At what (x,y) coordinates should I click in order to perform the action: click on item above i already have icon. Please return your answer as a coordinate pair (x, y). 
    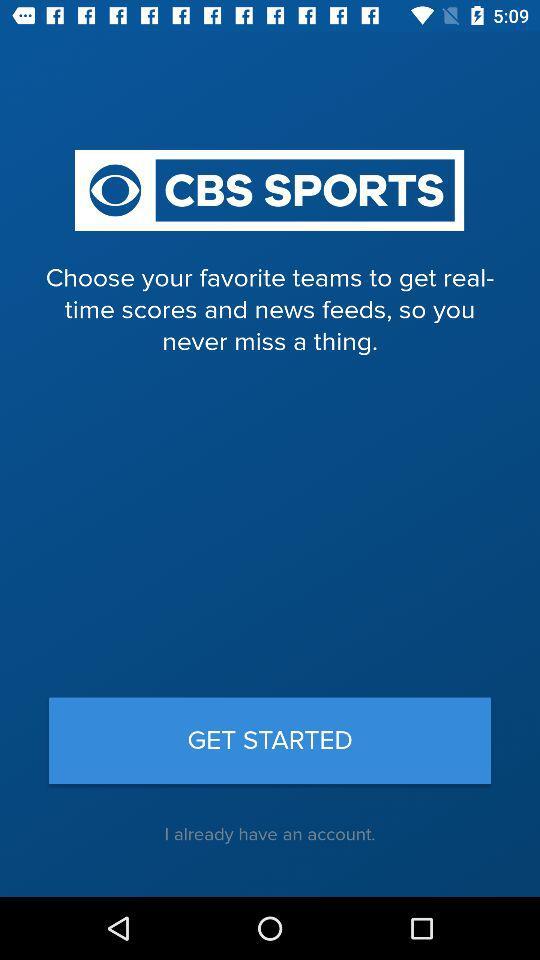
    Looking at the image, I should click on (270, 739).